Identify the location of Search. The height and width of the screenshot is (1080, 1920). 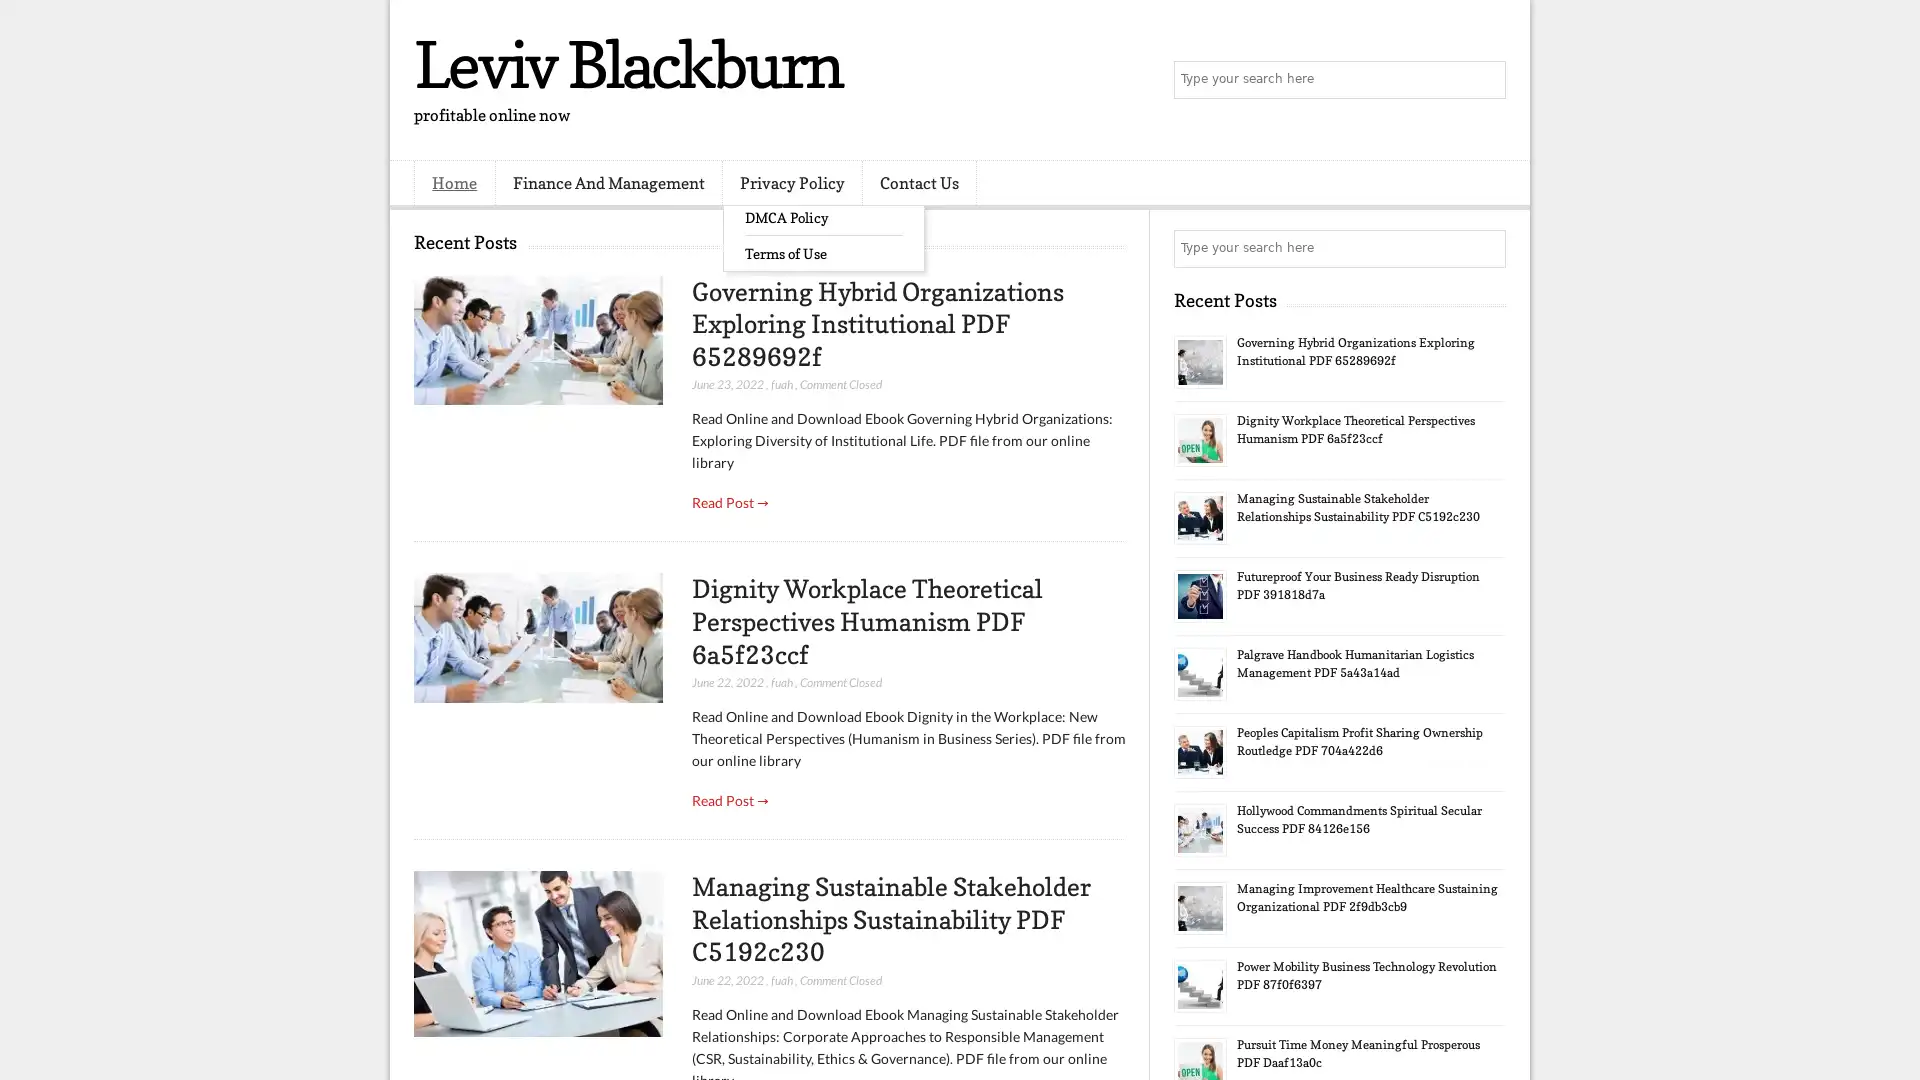
(1485, 80).